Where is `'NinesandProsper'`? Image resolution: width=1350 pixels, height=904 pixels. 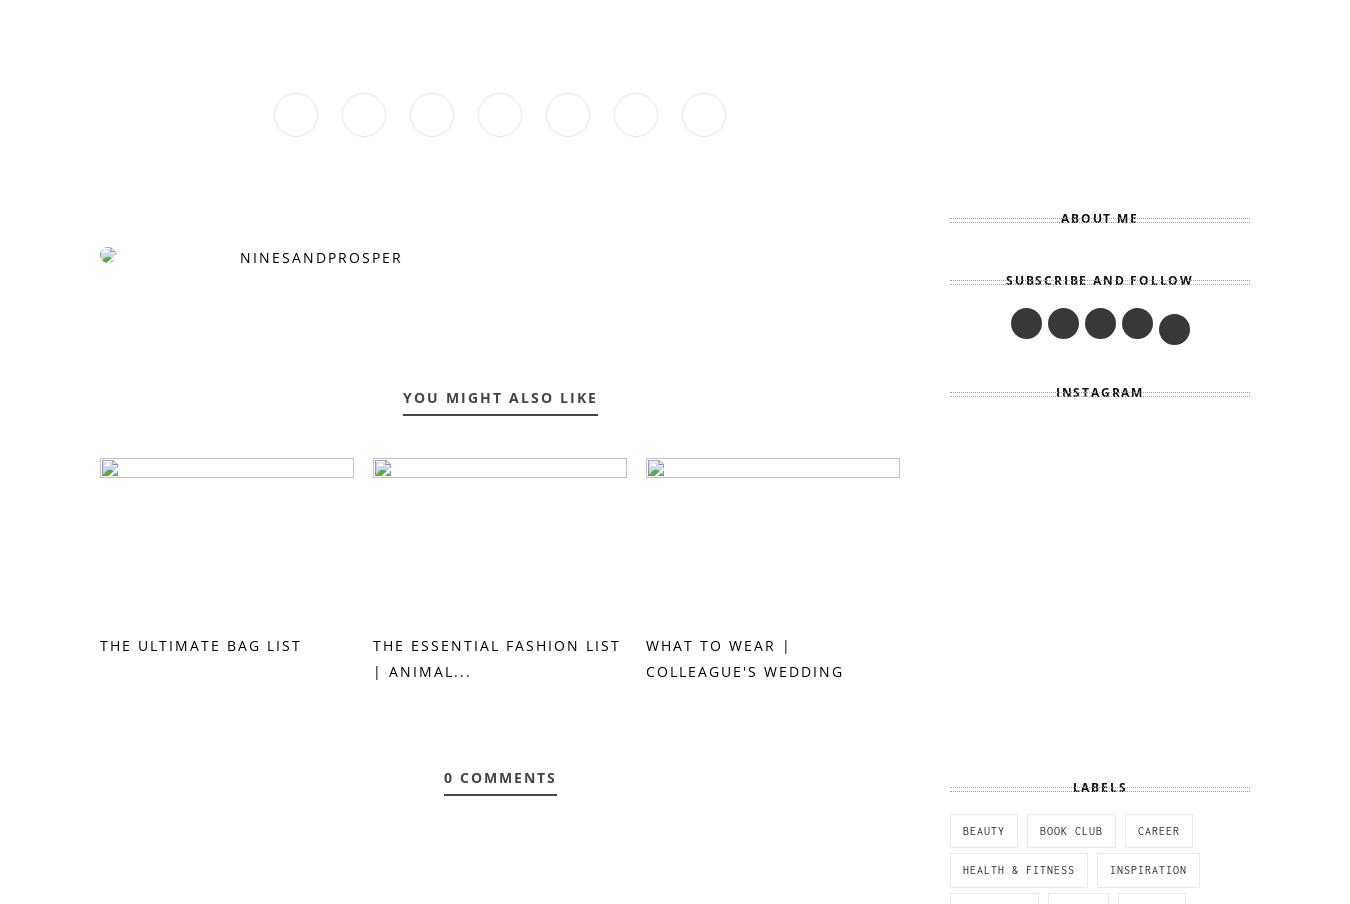
'NinesandProsper' is located at coordinates (320, 255).